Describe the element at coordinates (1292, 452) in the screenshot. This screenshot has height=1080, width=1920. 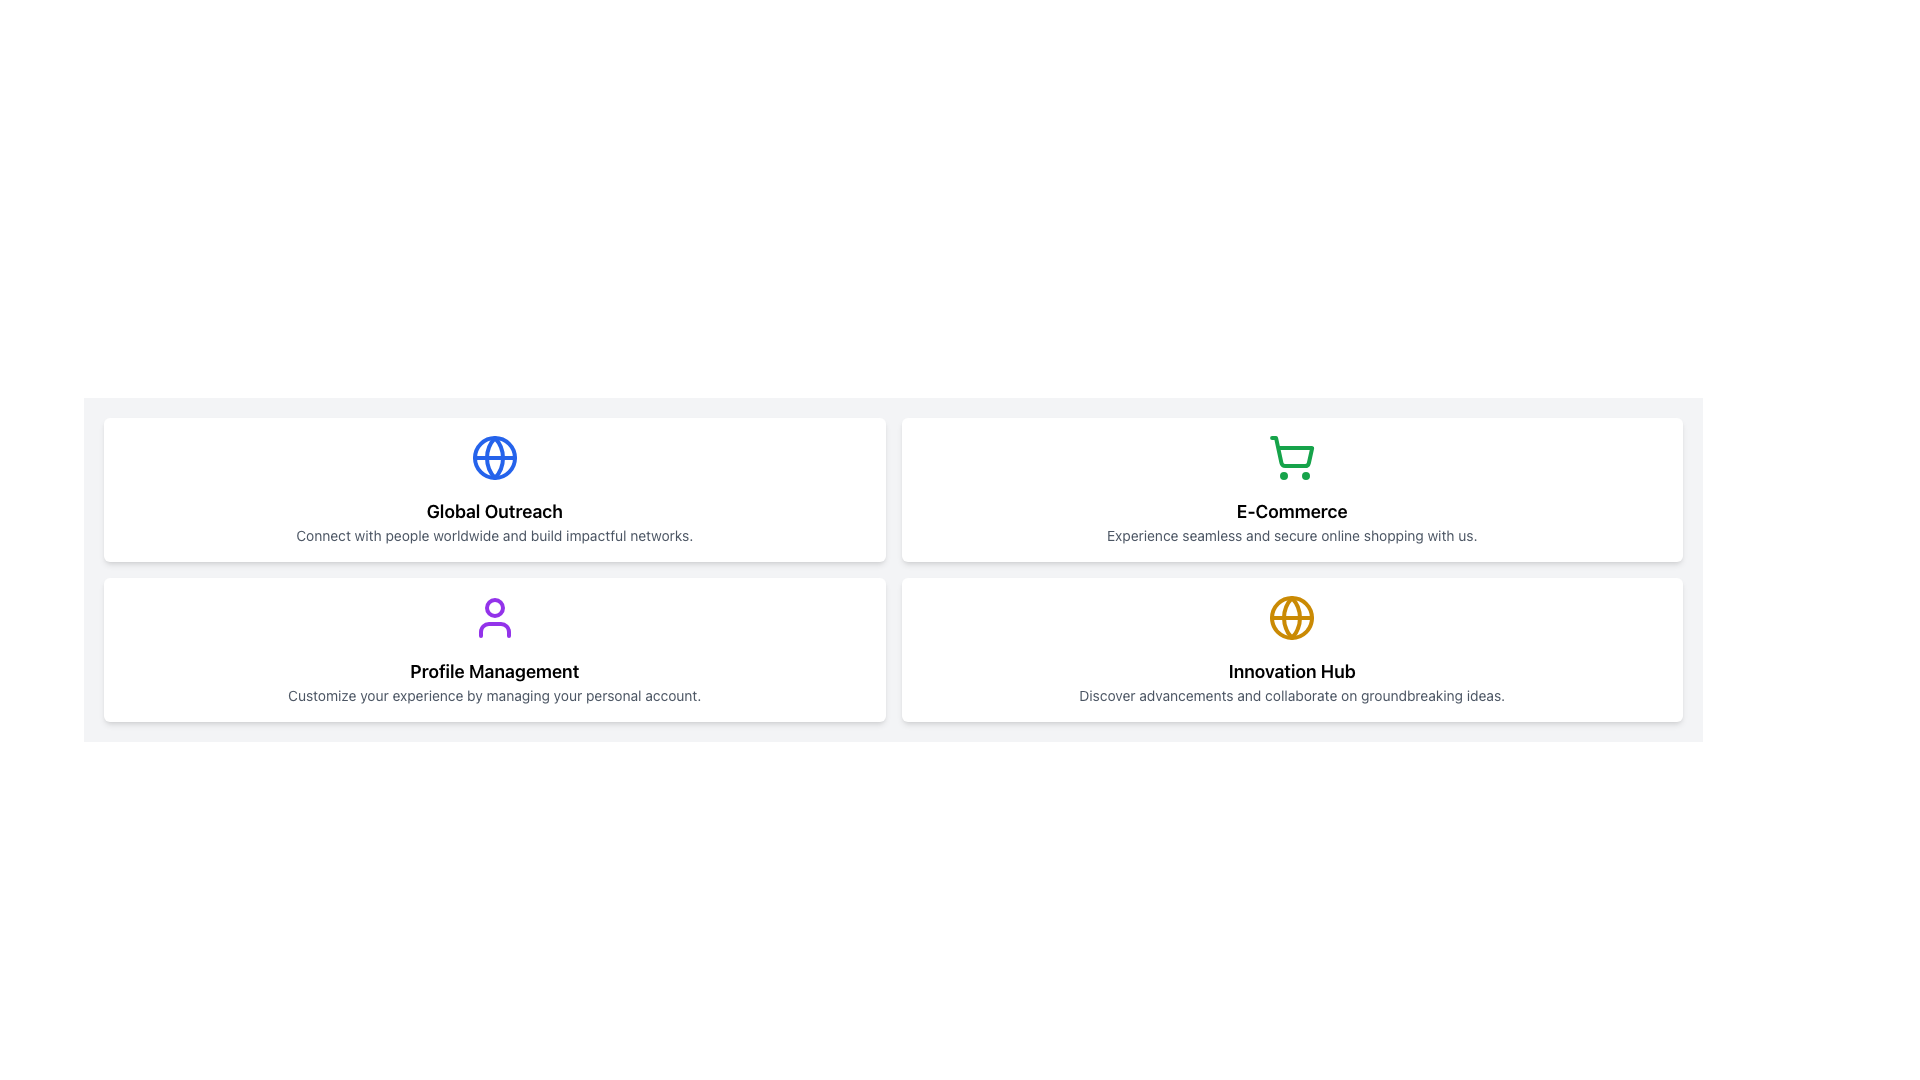
I see `the vector graphic element representing the e-commerce icon in the 'E-Commerce' panel, located centrally above the title` at that location.